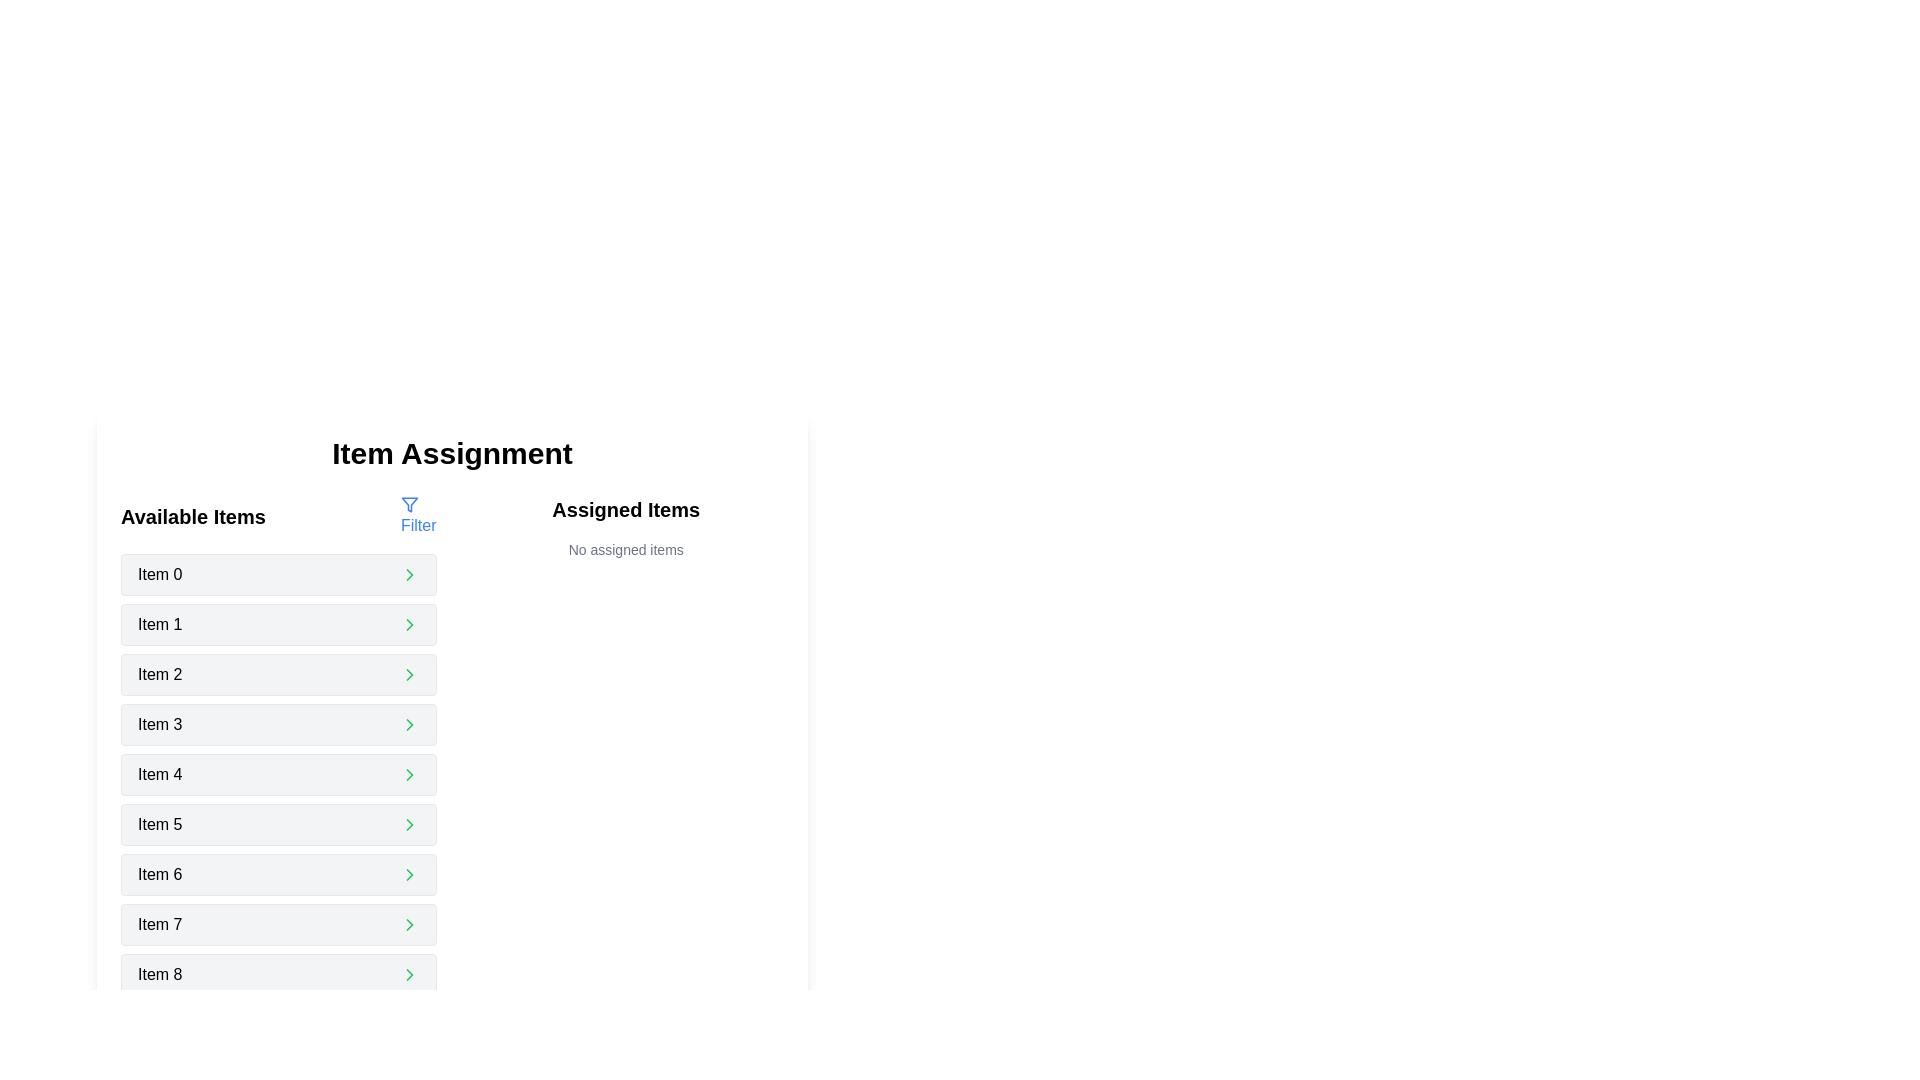  What do you see at coordinates (408, 504) in the screenshot?
I see `the triangular funnel icon next to the 'Filter' label, which is located above the available items list and adjacent to the filter checkbox` at bounding box center [408, 504].